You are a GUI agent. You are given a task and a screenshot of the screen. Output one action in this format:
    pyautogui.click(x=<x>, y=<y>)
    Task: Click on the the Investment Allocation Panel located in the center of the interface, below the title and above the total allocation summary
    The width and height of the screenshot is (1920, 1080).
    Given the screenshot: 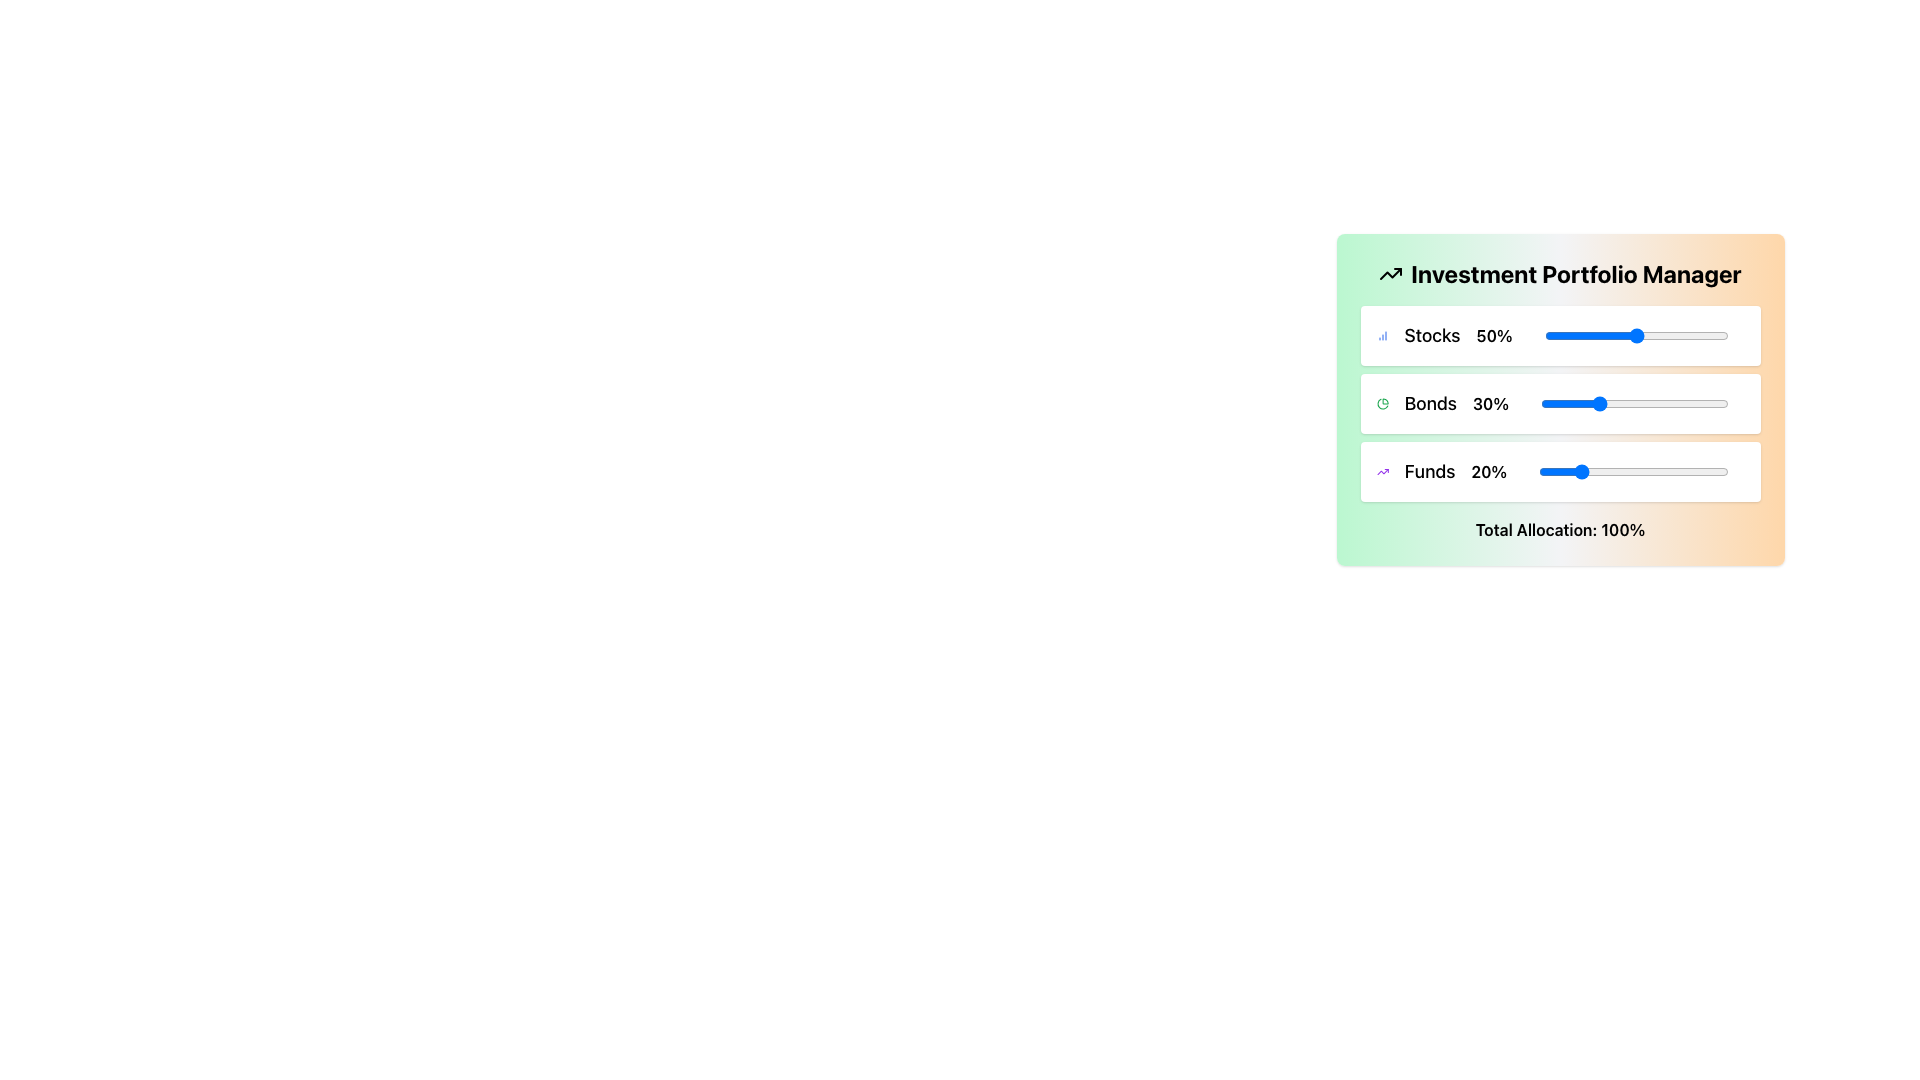 What is the action you would take?
    pyautogui.click(x=1559, y=404)
    